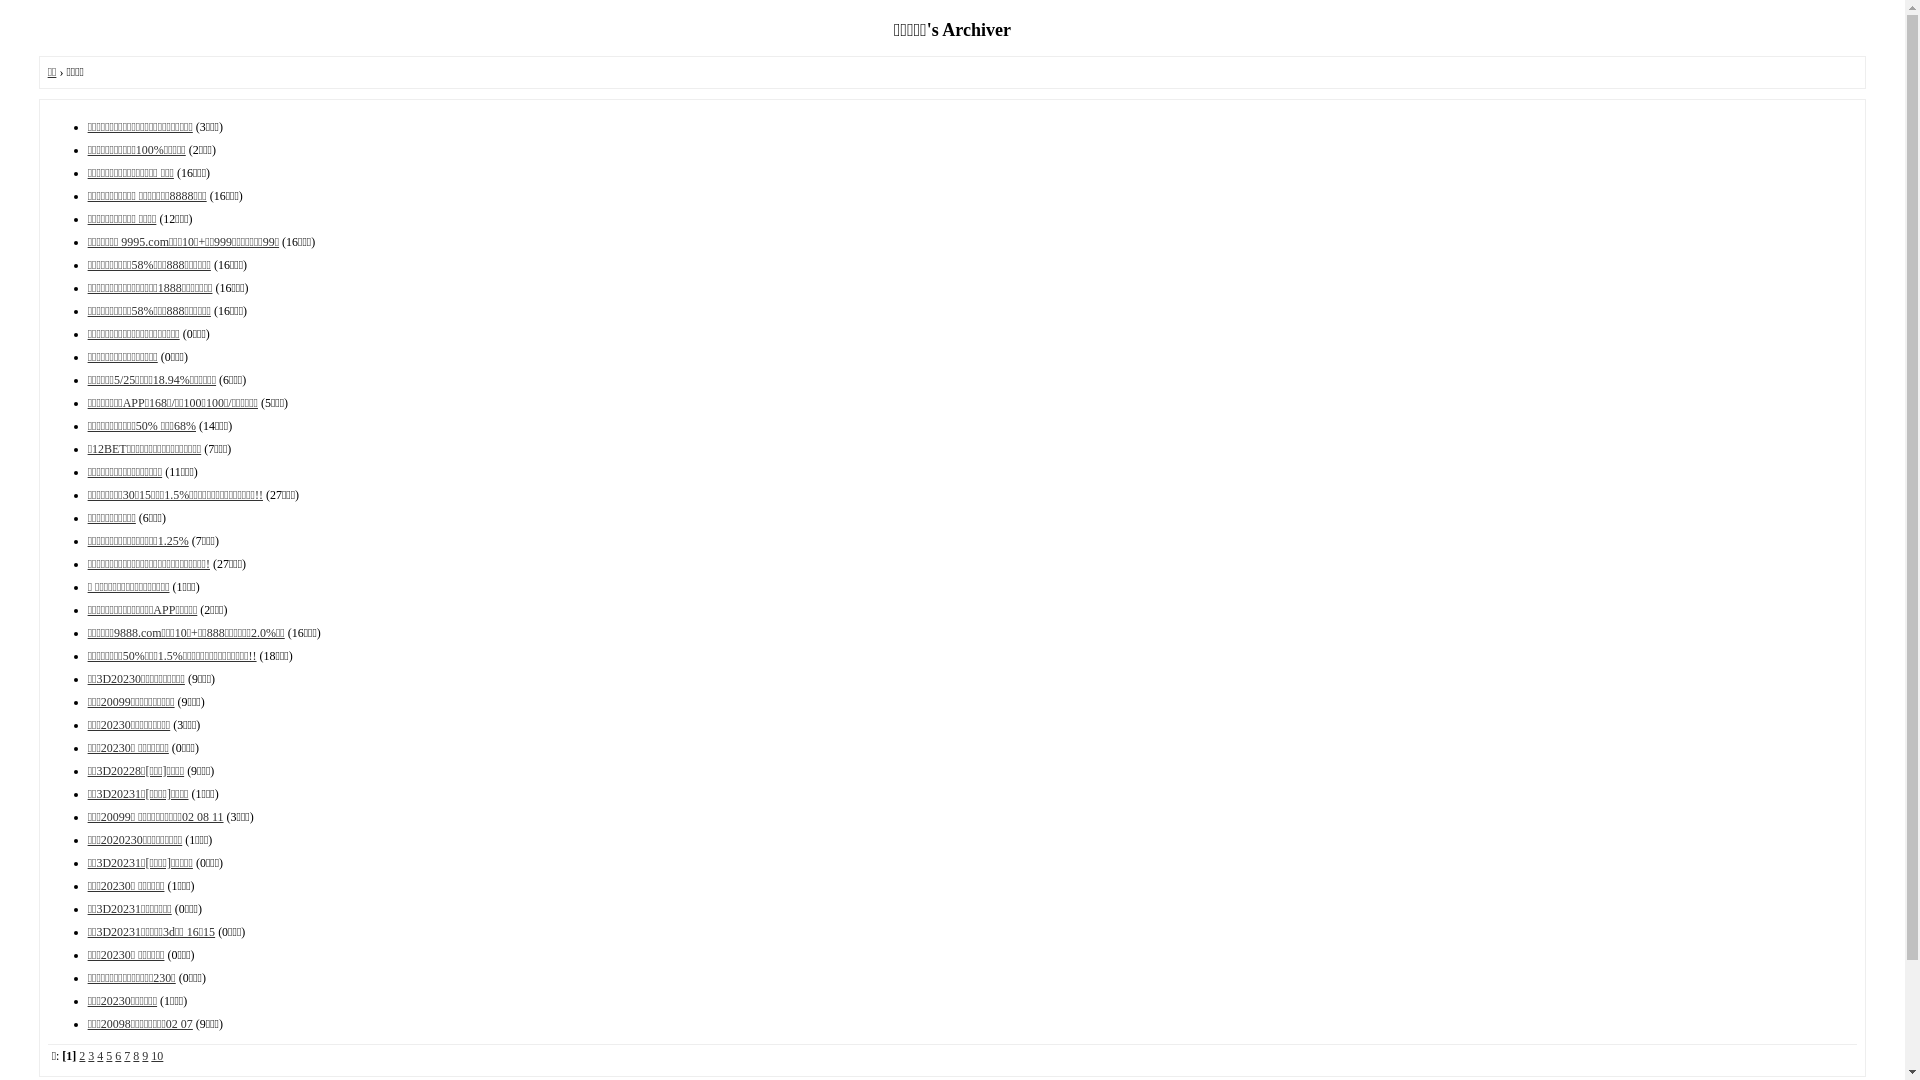  I want to click on '7', so click(125, 1055).